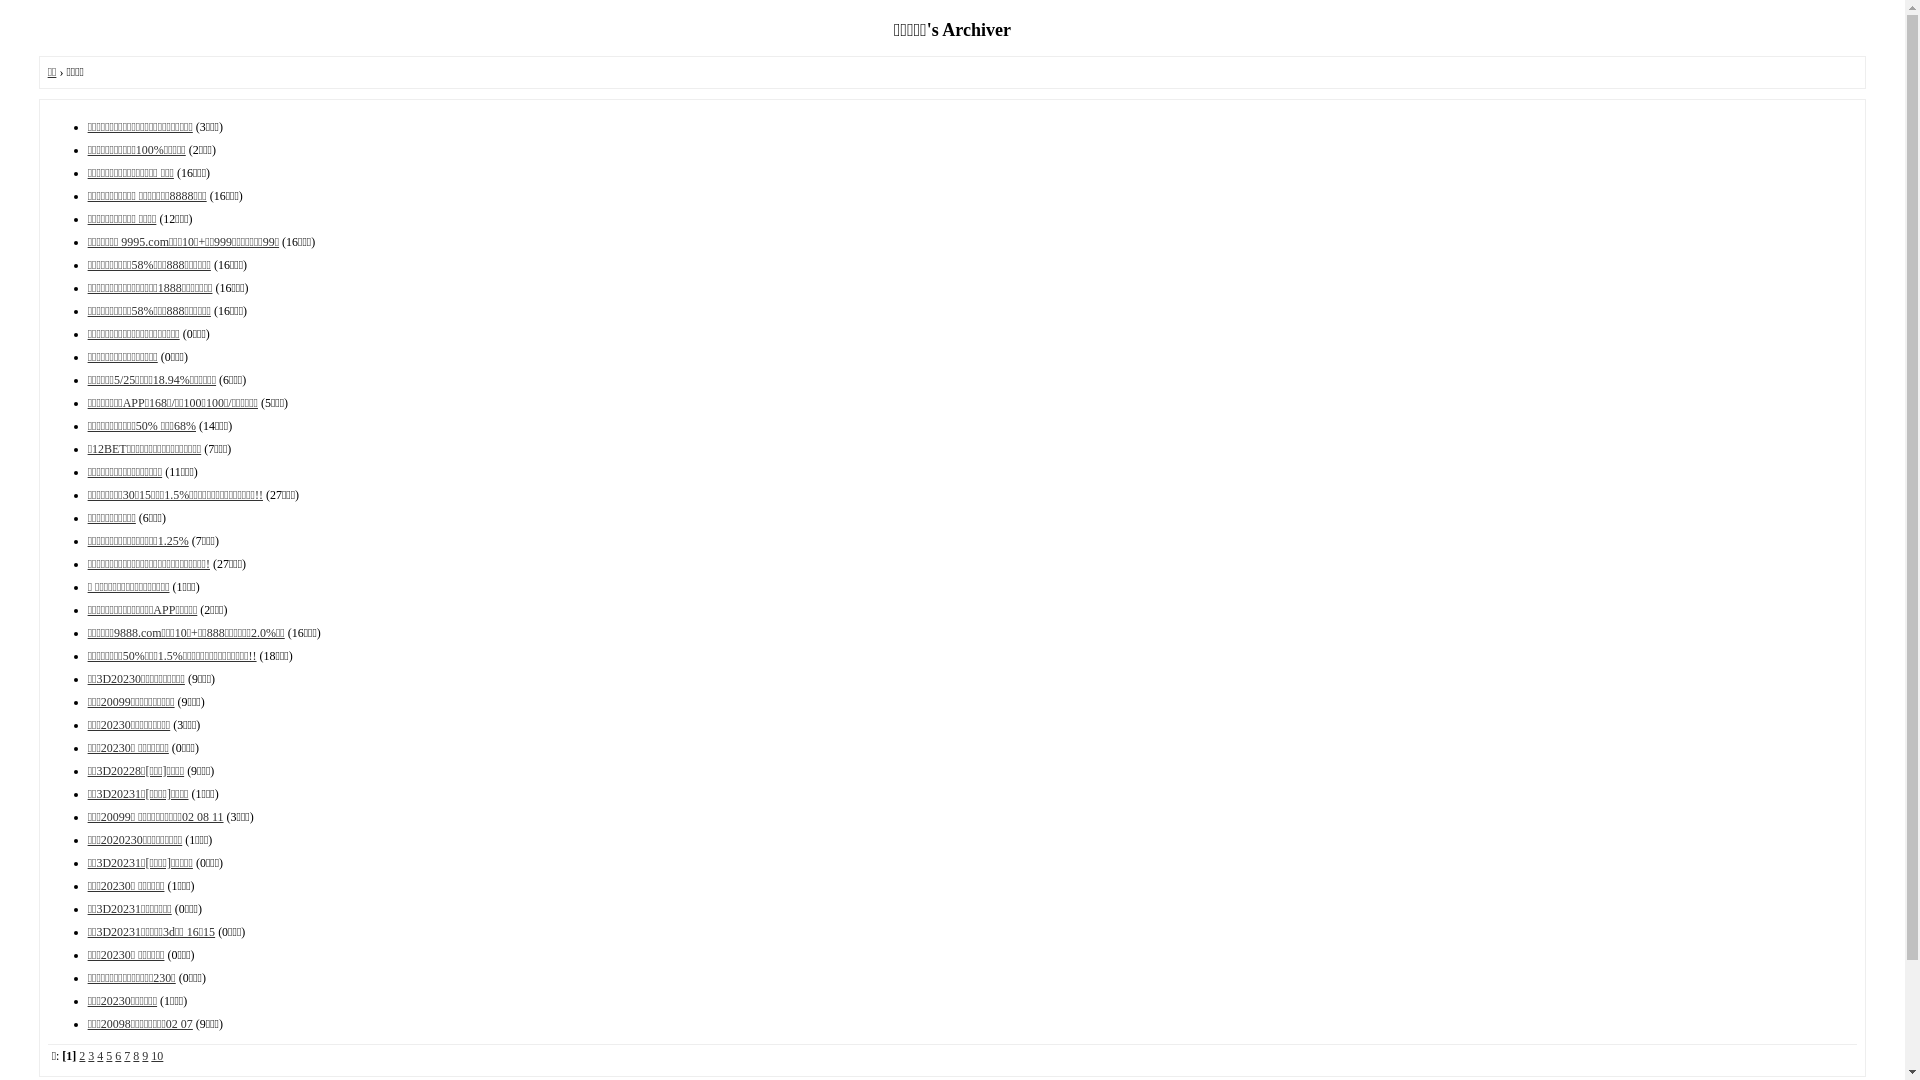  I want to click on '7', so click(125, 1055).